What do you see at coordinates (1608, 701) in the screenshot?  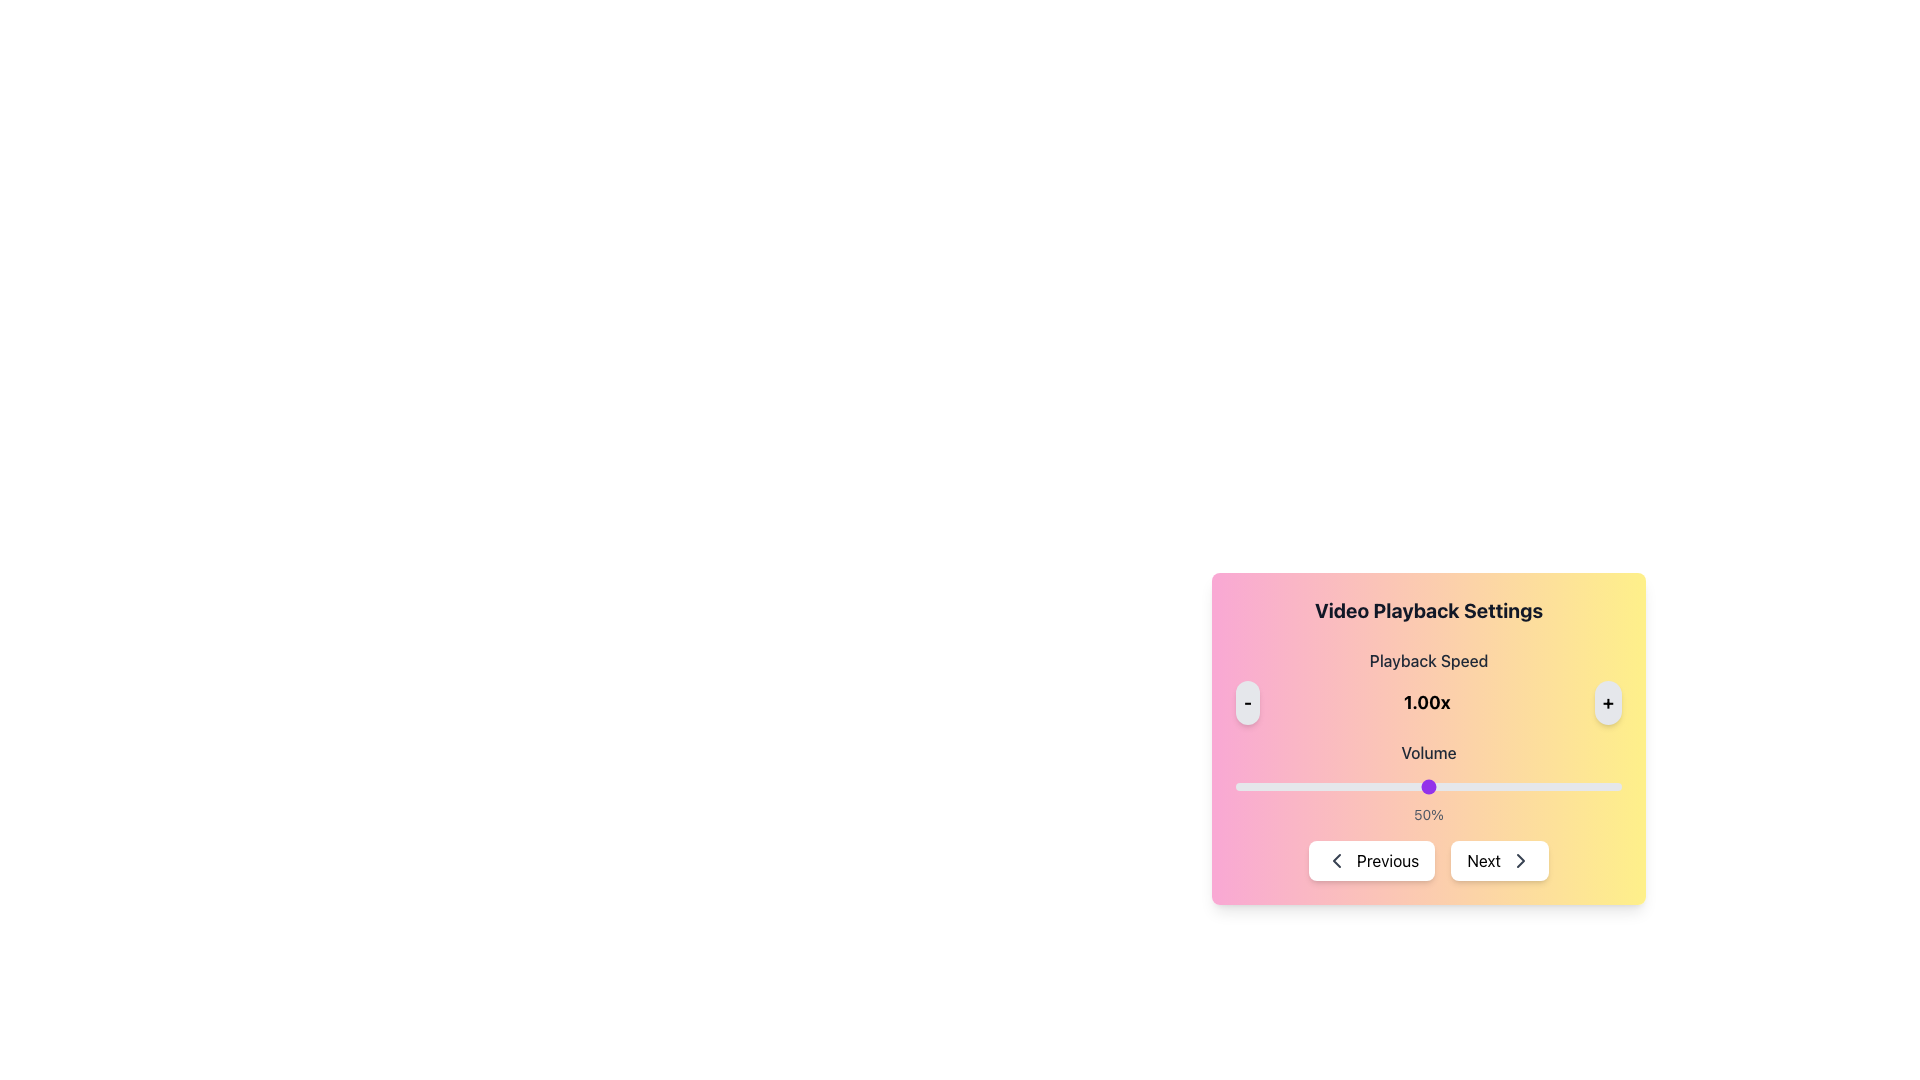 I see `the button on the right side of the 'Playback Speed' section to increment the playback speed` at bounding box center [1608, 701].